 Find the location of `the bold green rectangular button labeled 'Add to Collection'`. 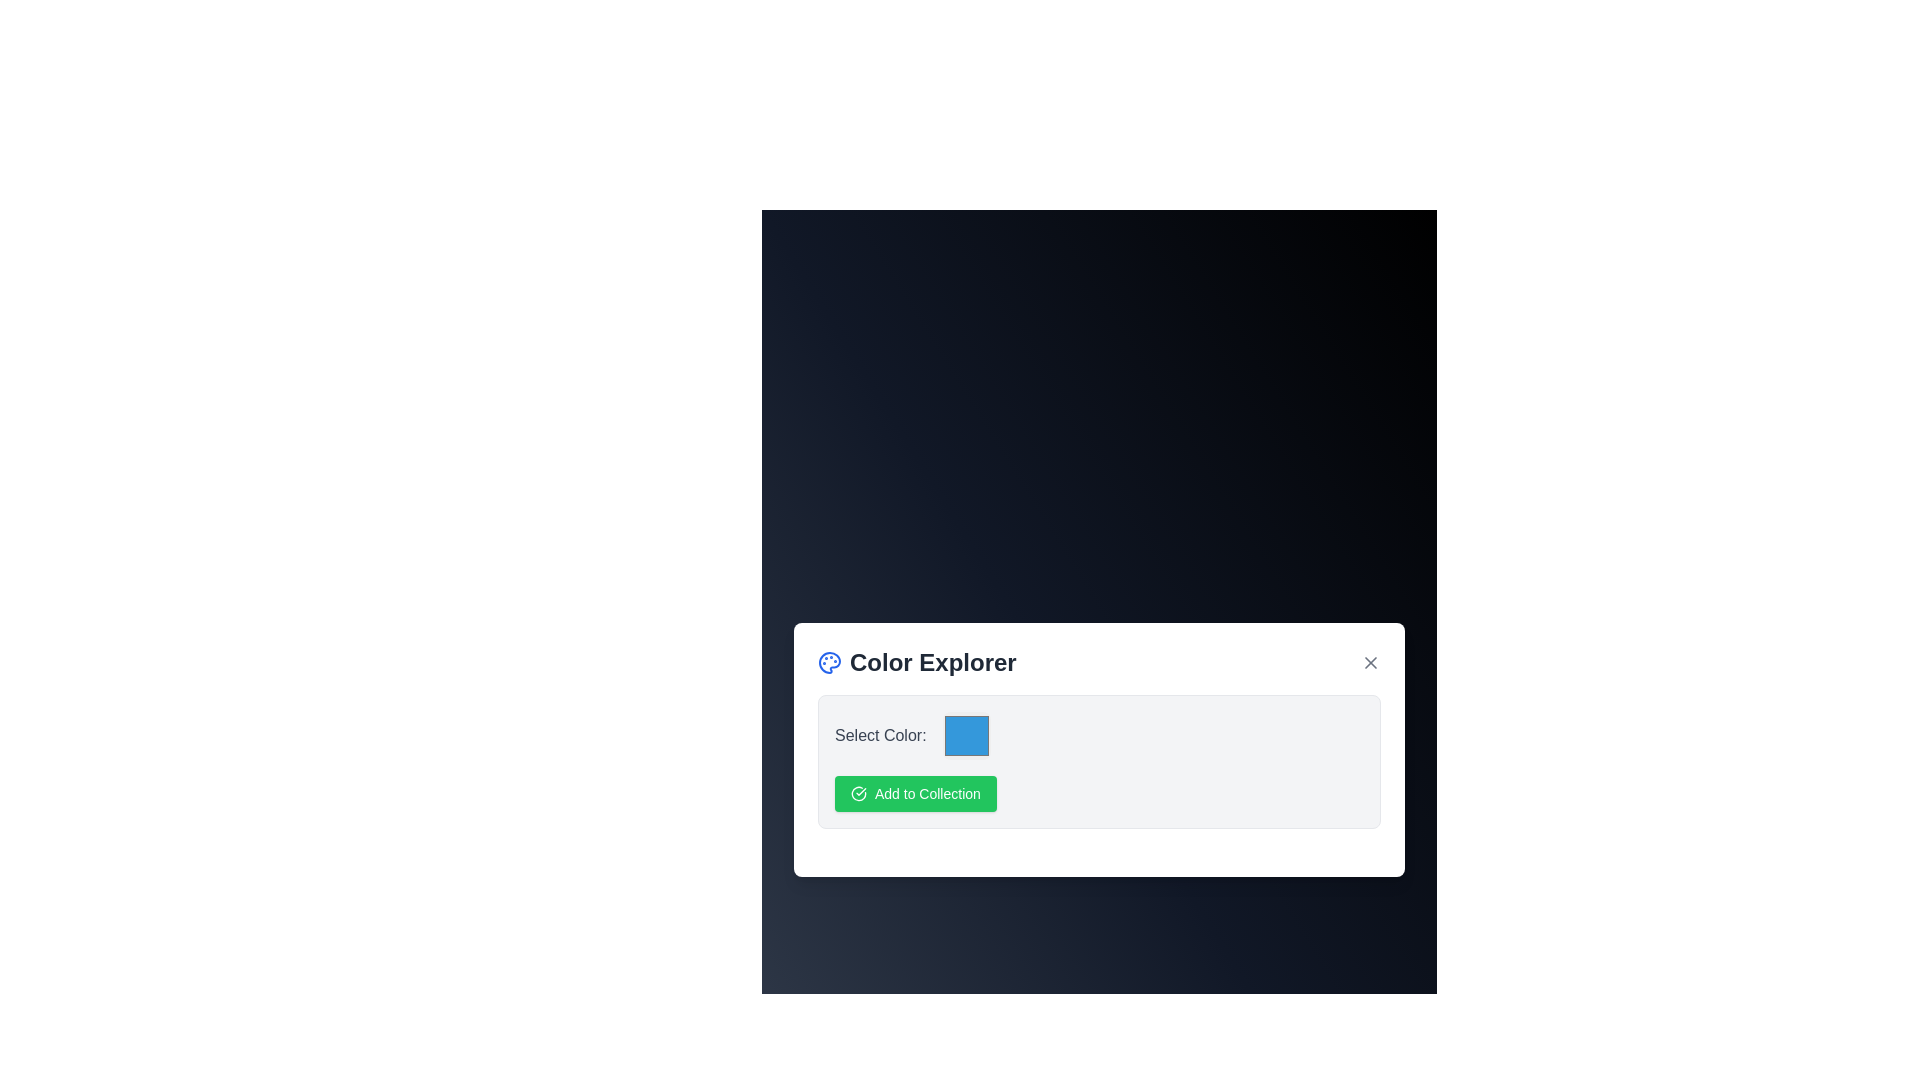

the bold green rectangular button labeled 'Add to Collection' is located at coordinates (914, 793).